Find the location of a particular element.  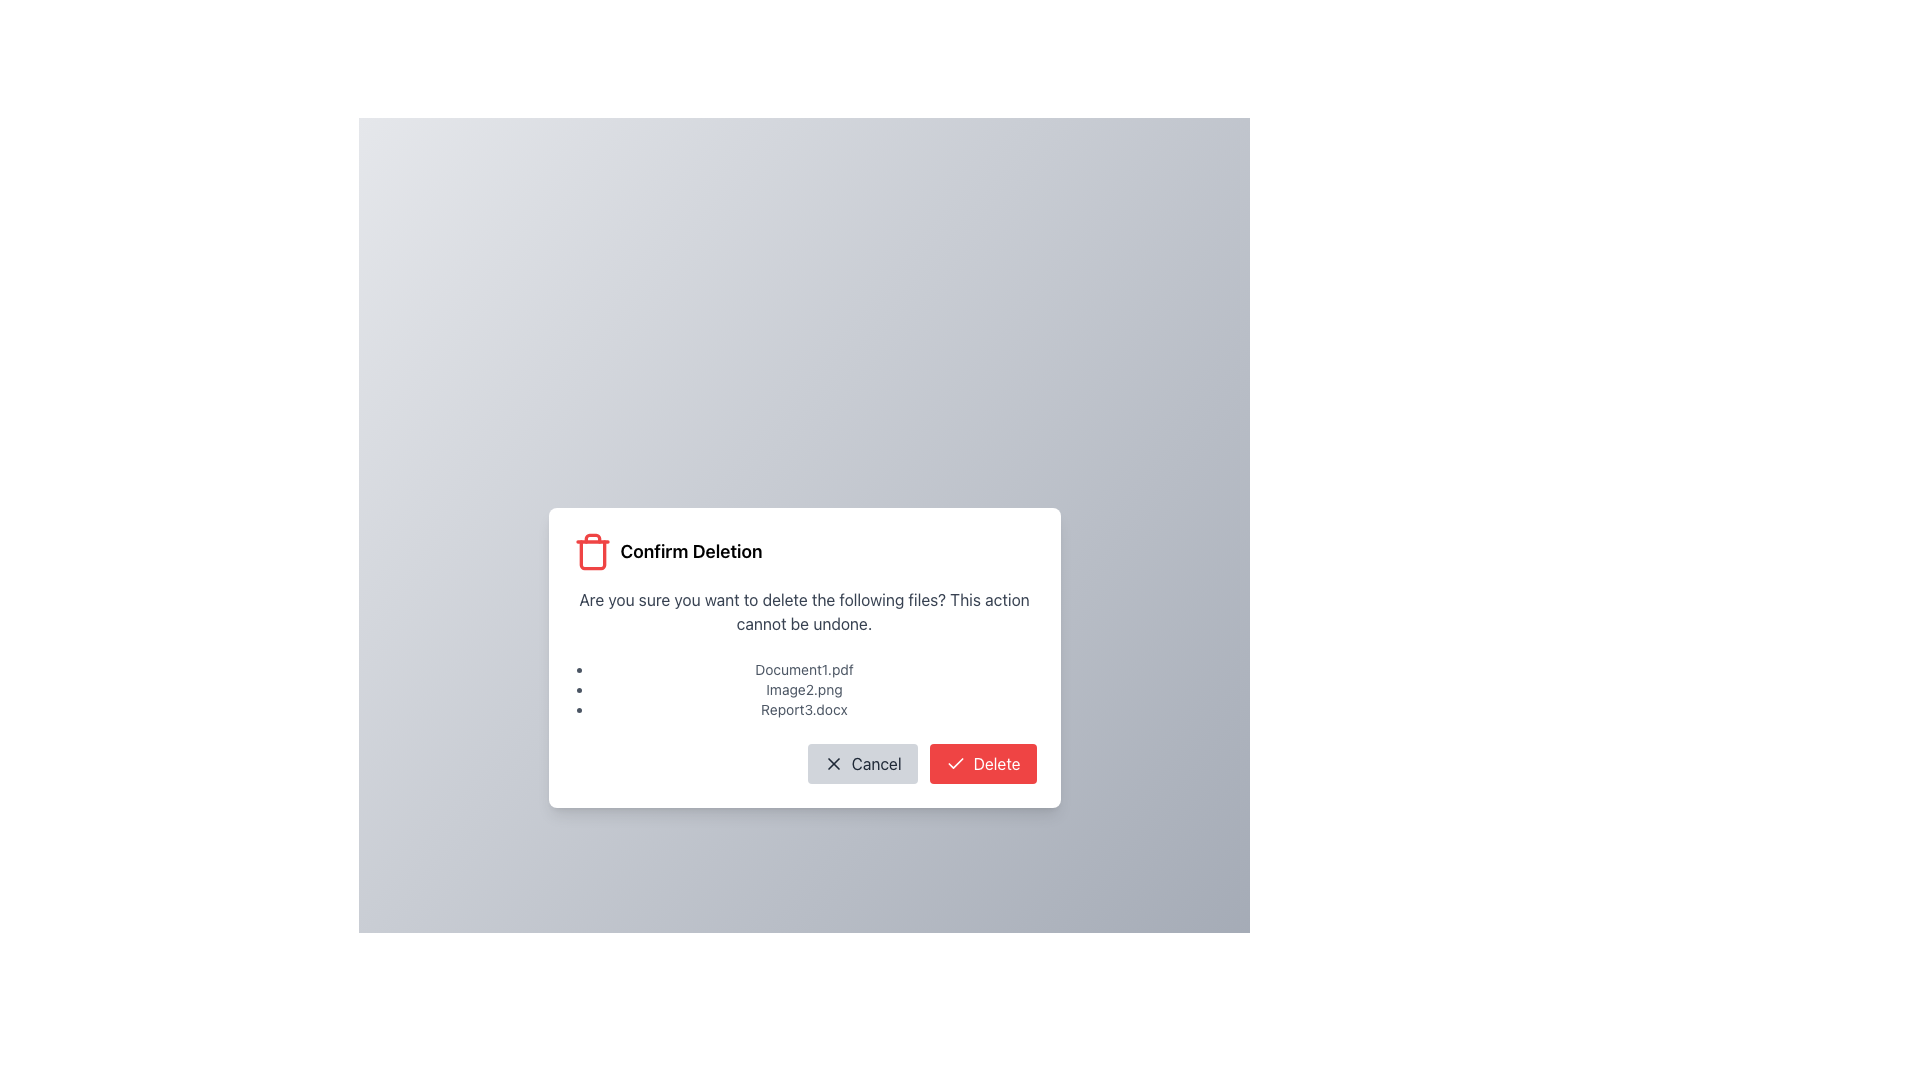

the small, compact 'X' icon located to the left of the 'Cancel' button in the bottom-left region of the dialog box is located at coordinates (833, 763).